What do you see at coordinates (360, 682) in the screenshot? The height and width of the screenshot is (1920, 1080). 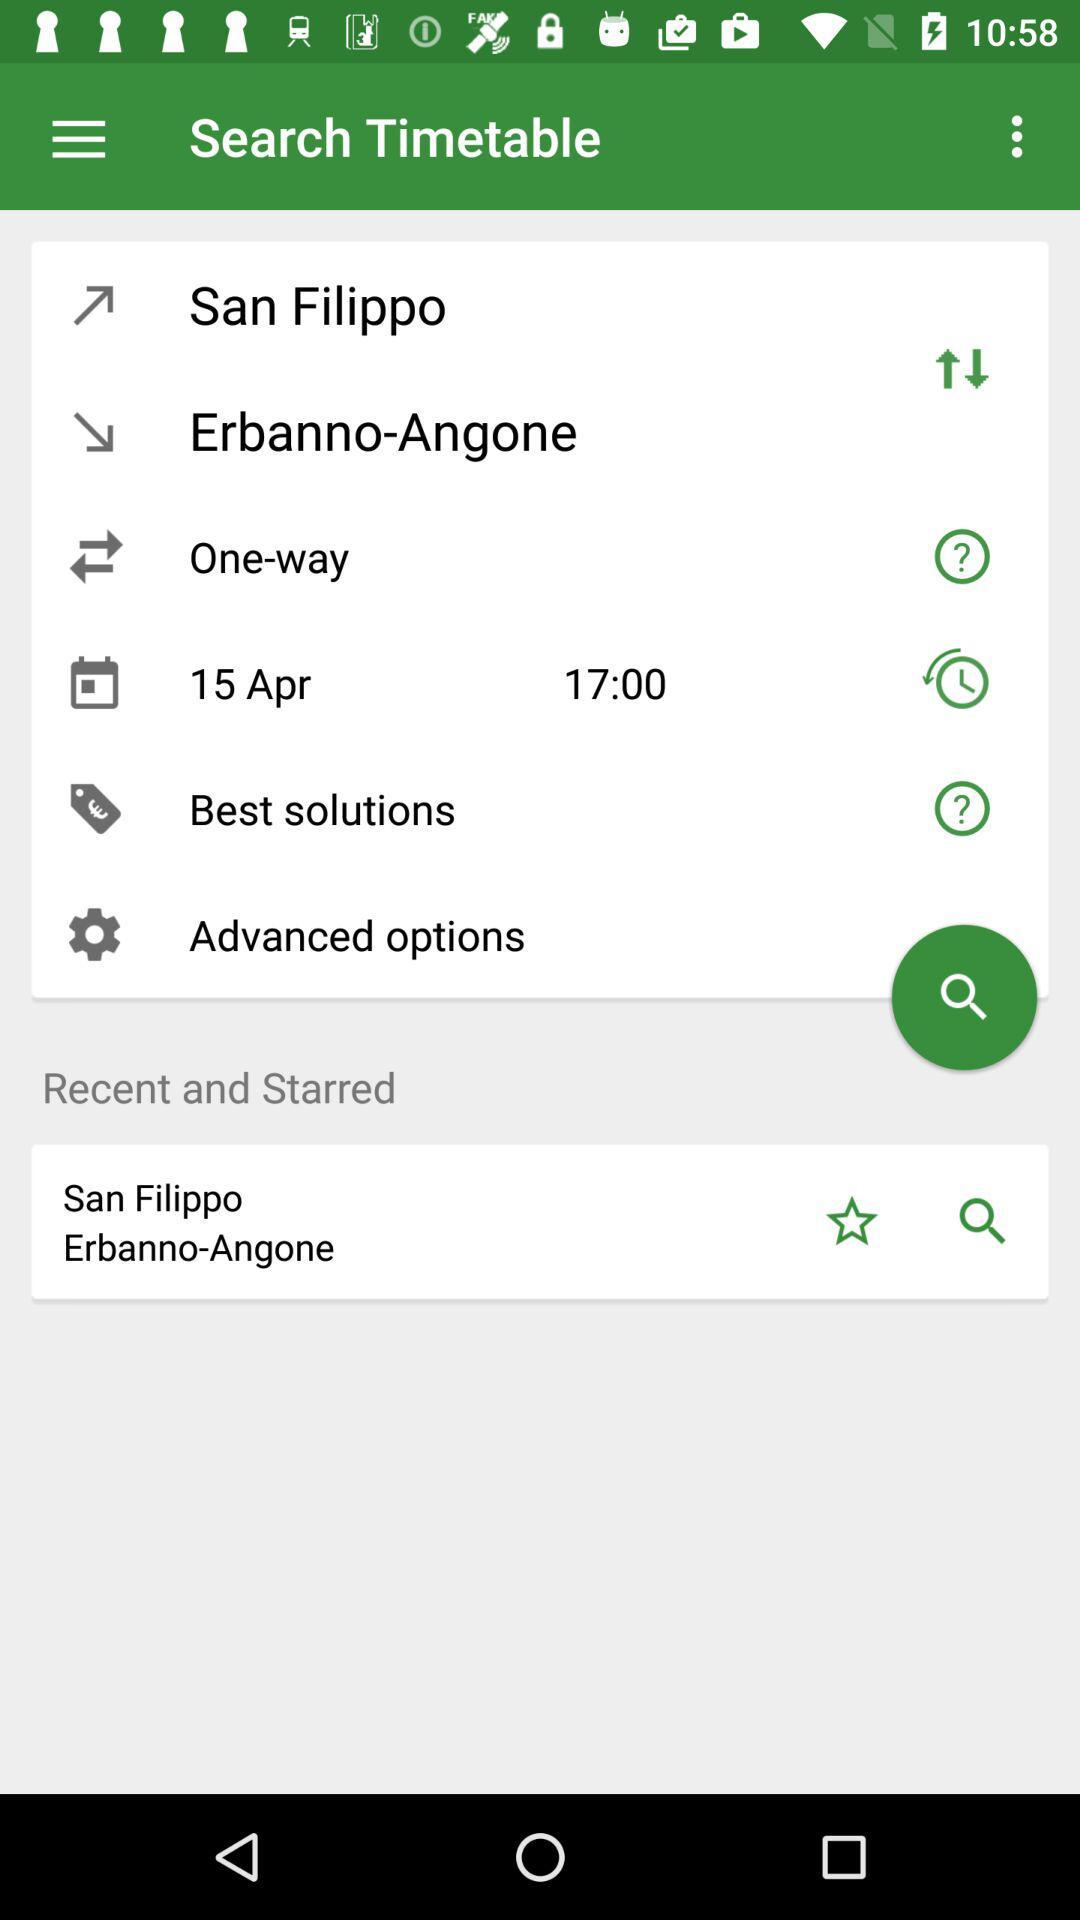 I see `the item below the one-way icon` at bounding box center [360, 682].